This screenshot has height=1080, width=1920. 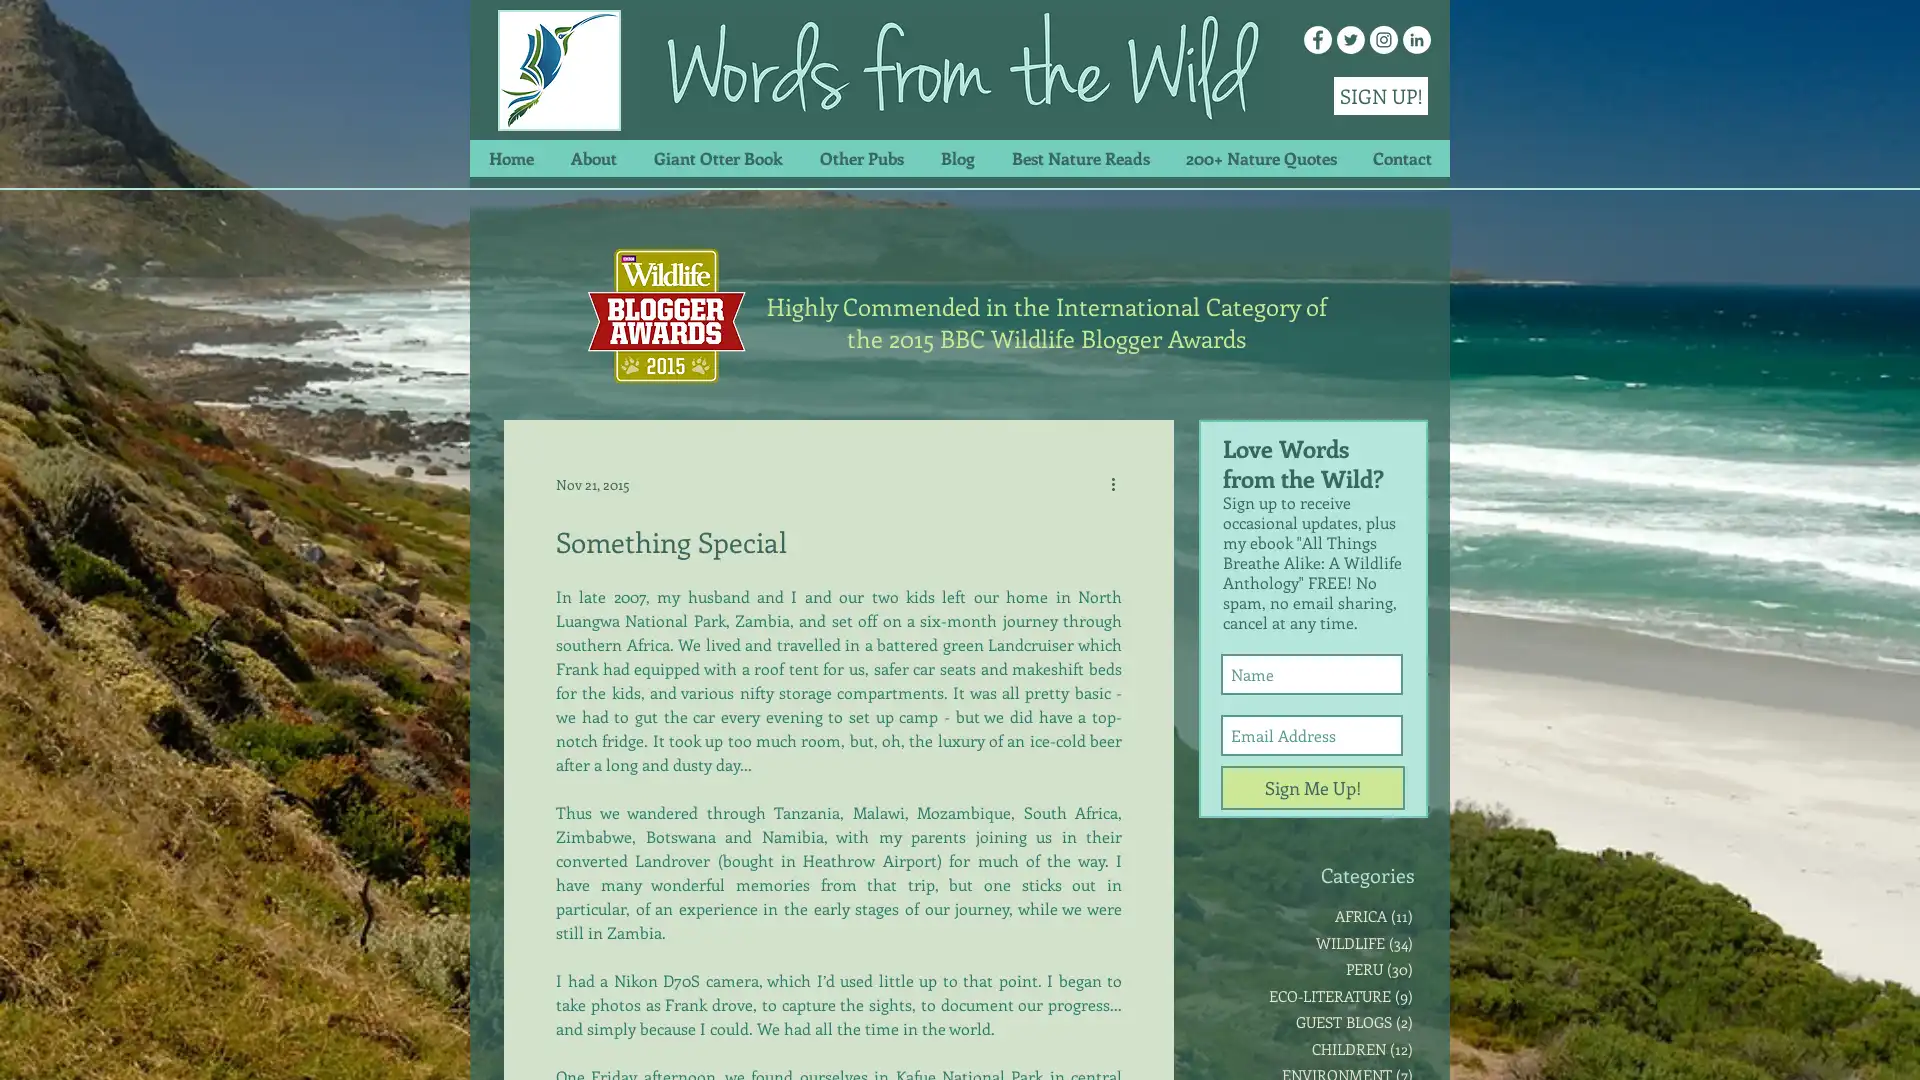 What do you see at coordinates (1118, 483) in the screenshot?
I see `More actions` at bounding box center [1118, 483].